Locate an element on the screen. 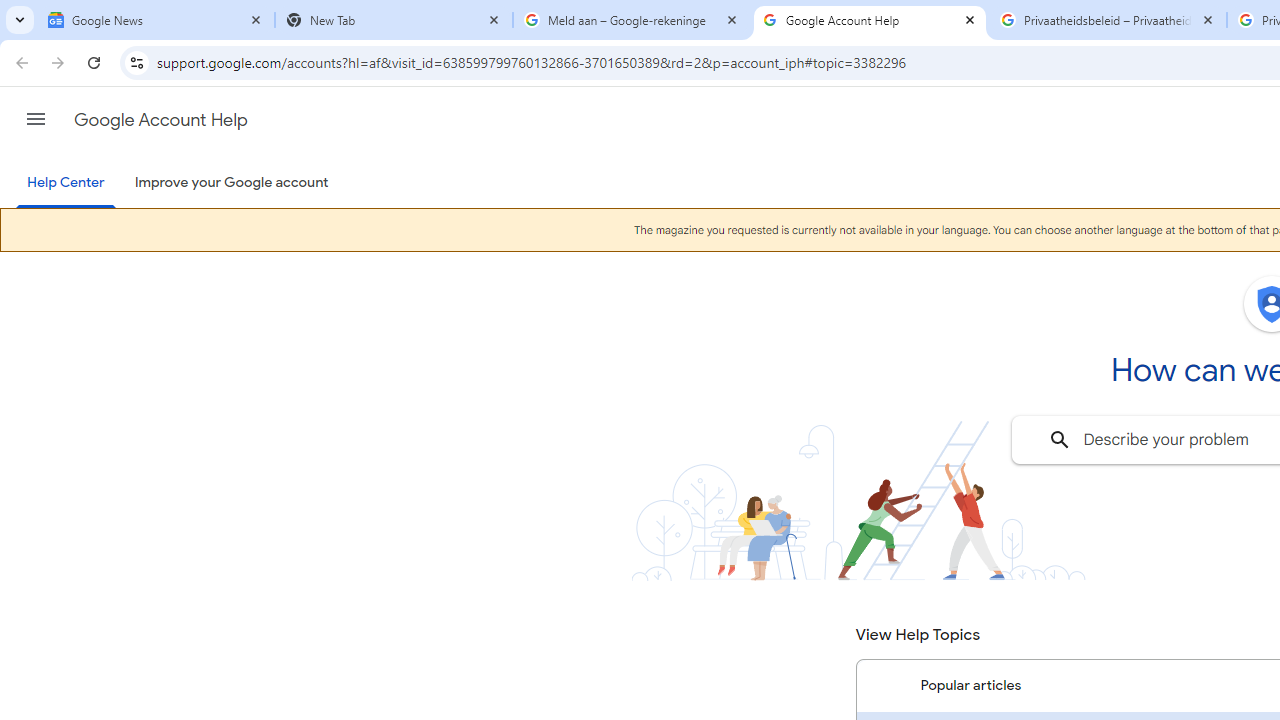 This screenshot has width=1280, height=720. 'Improve your Google account' is located at coordinates (231, 183).